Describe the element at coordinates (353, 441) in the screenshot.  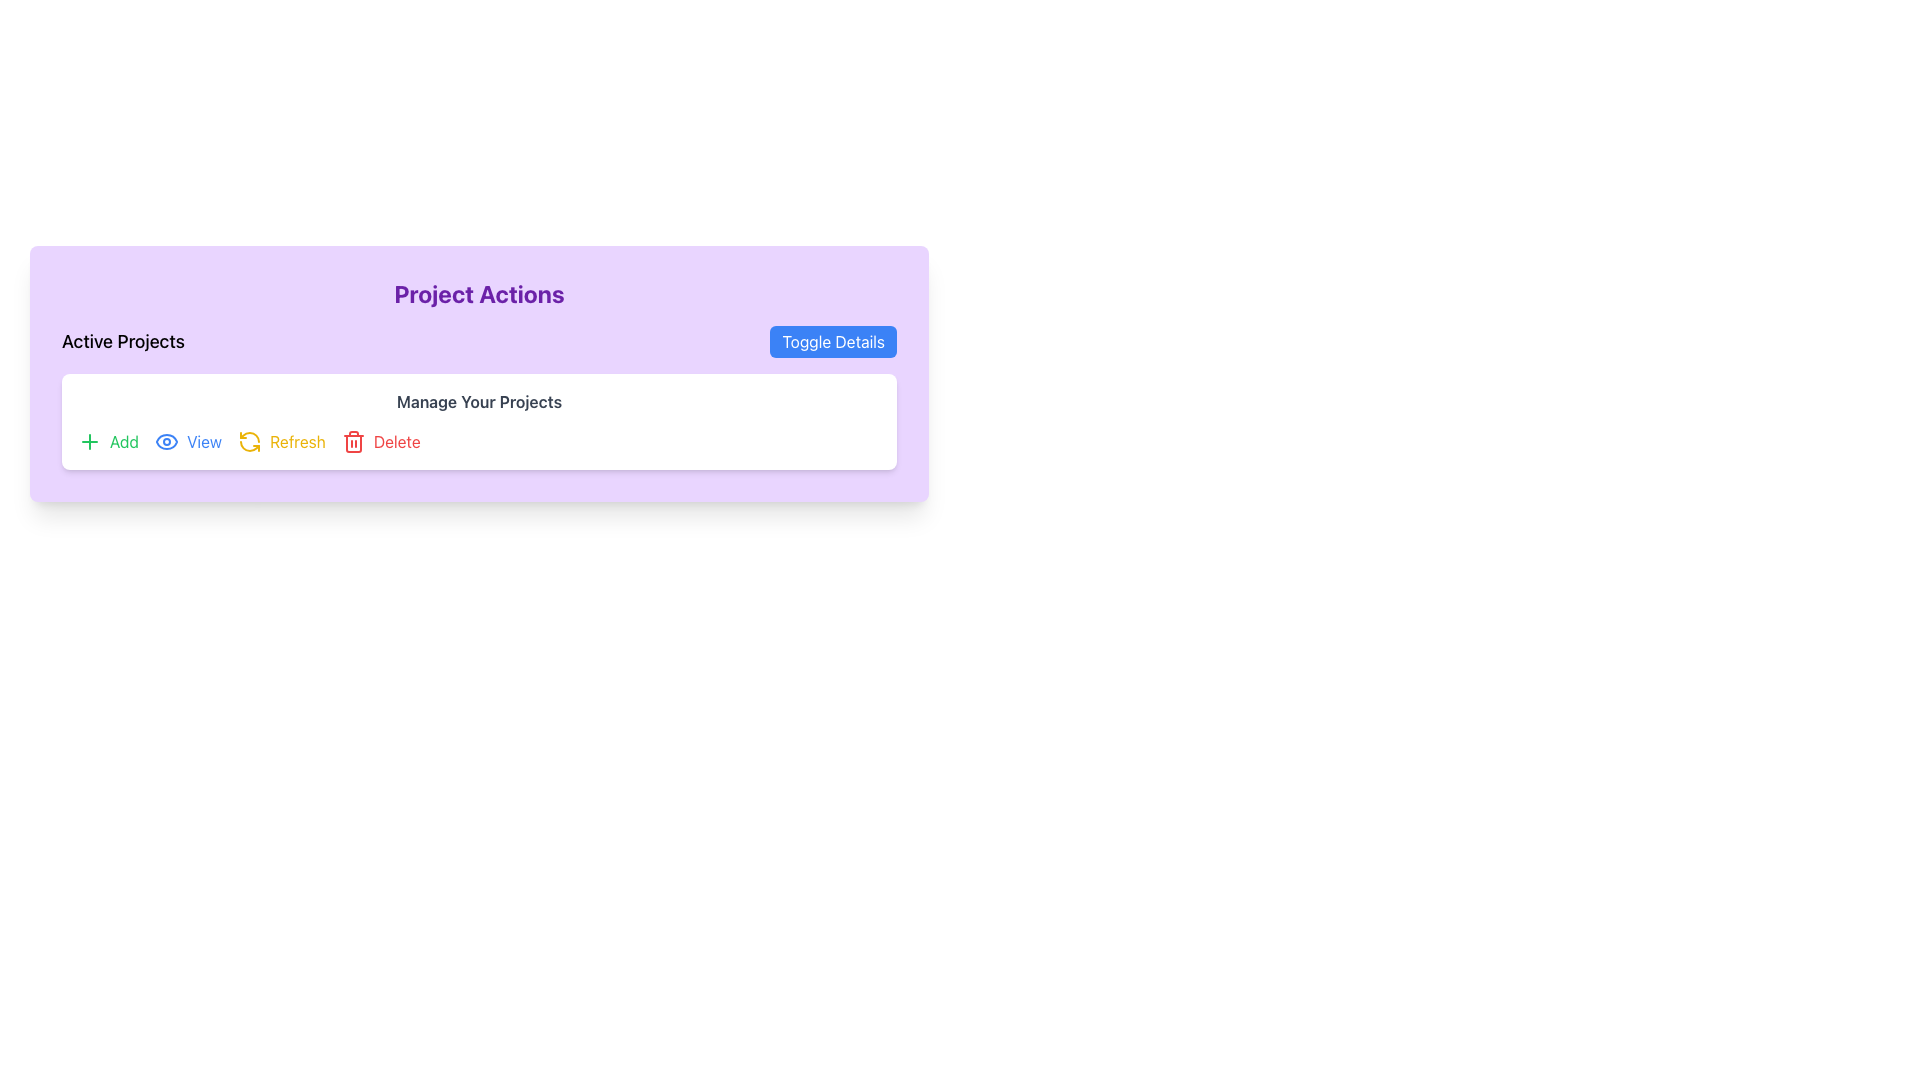
I see `the red trash can icon located within the 'Delete' button in the Manage Your Projects section` at that location.